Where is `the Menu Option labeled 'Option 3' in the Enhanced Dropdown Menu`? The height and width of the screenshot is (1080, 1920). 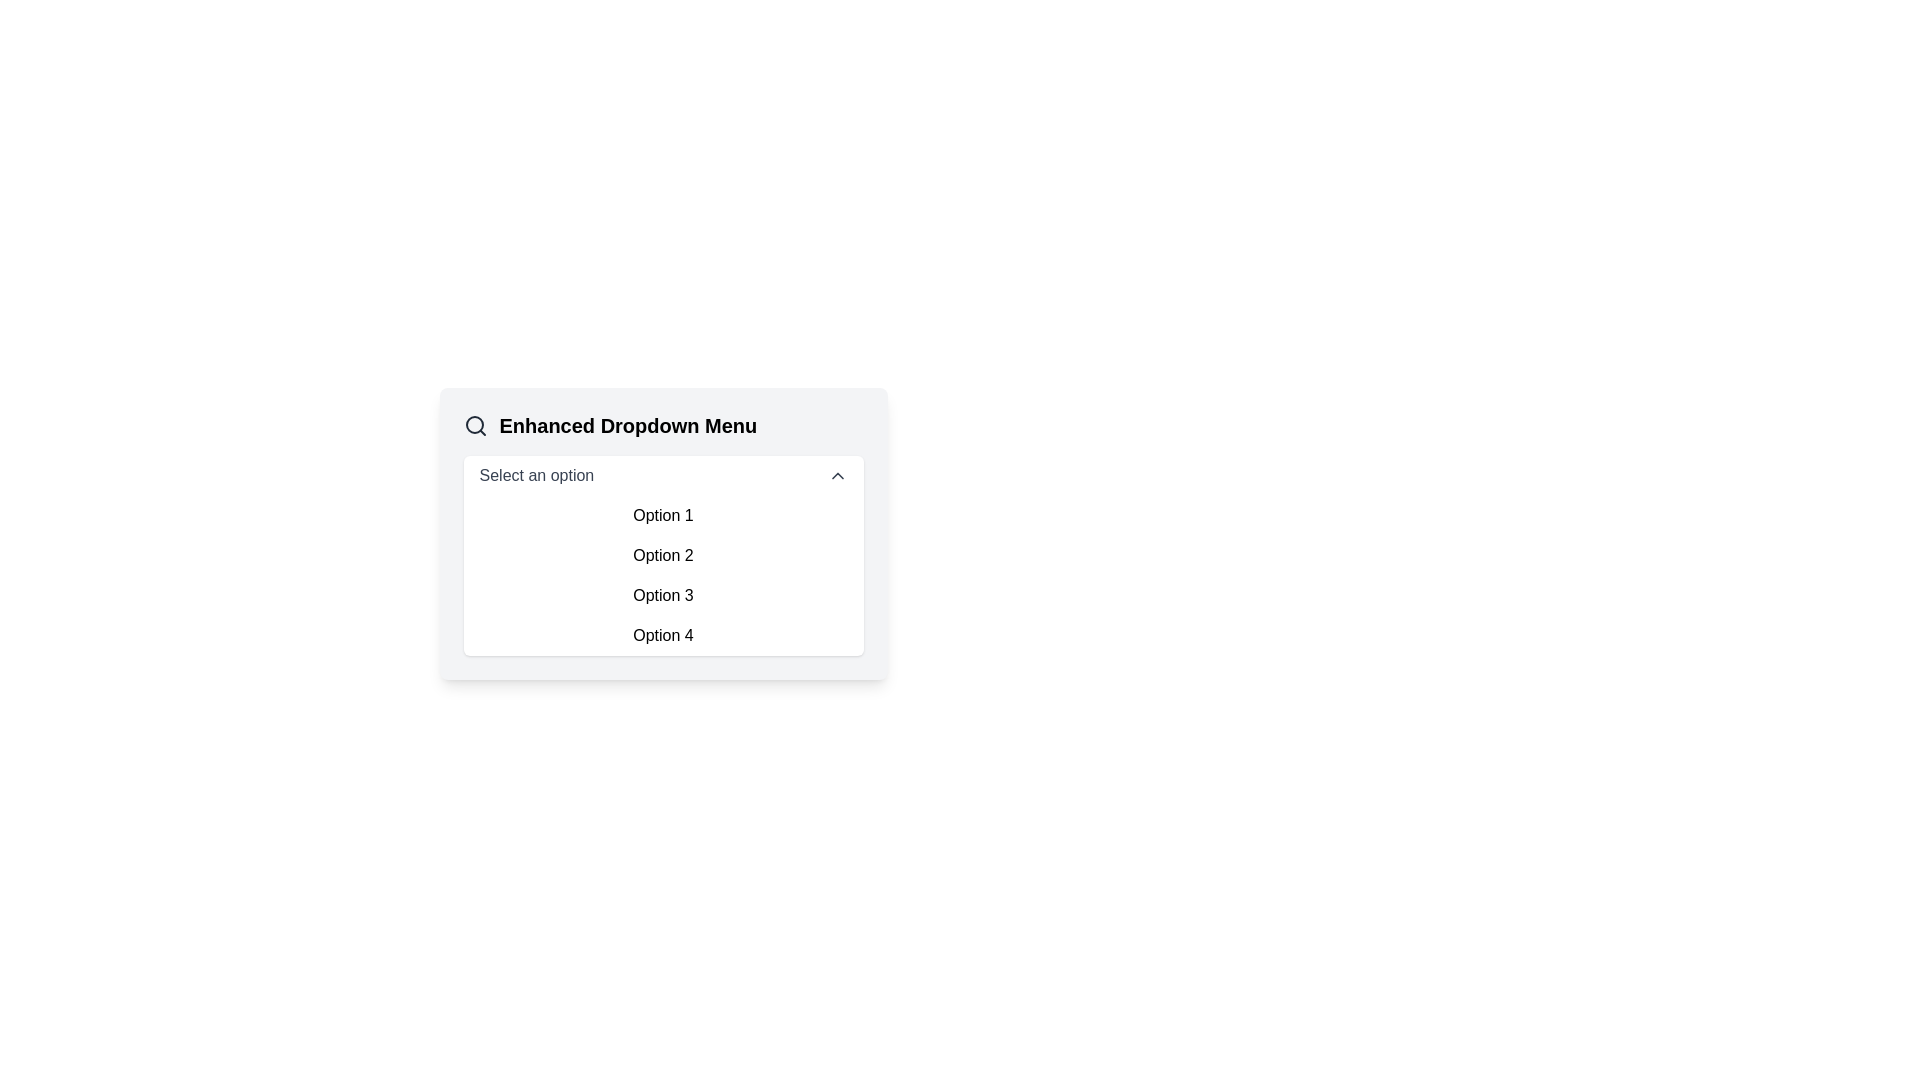
the Menu Option labeled 'Option 3' in the Enhanced Dropdown Menu is located at coordinates (663, 595).